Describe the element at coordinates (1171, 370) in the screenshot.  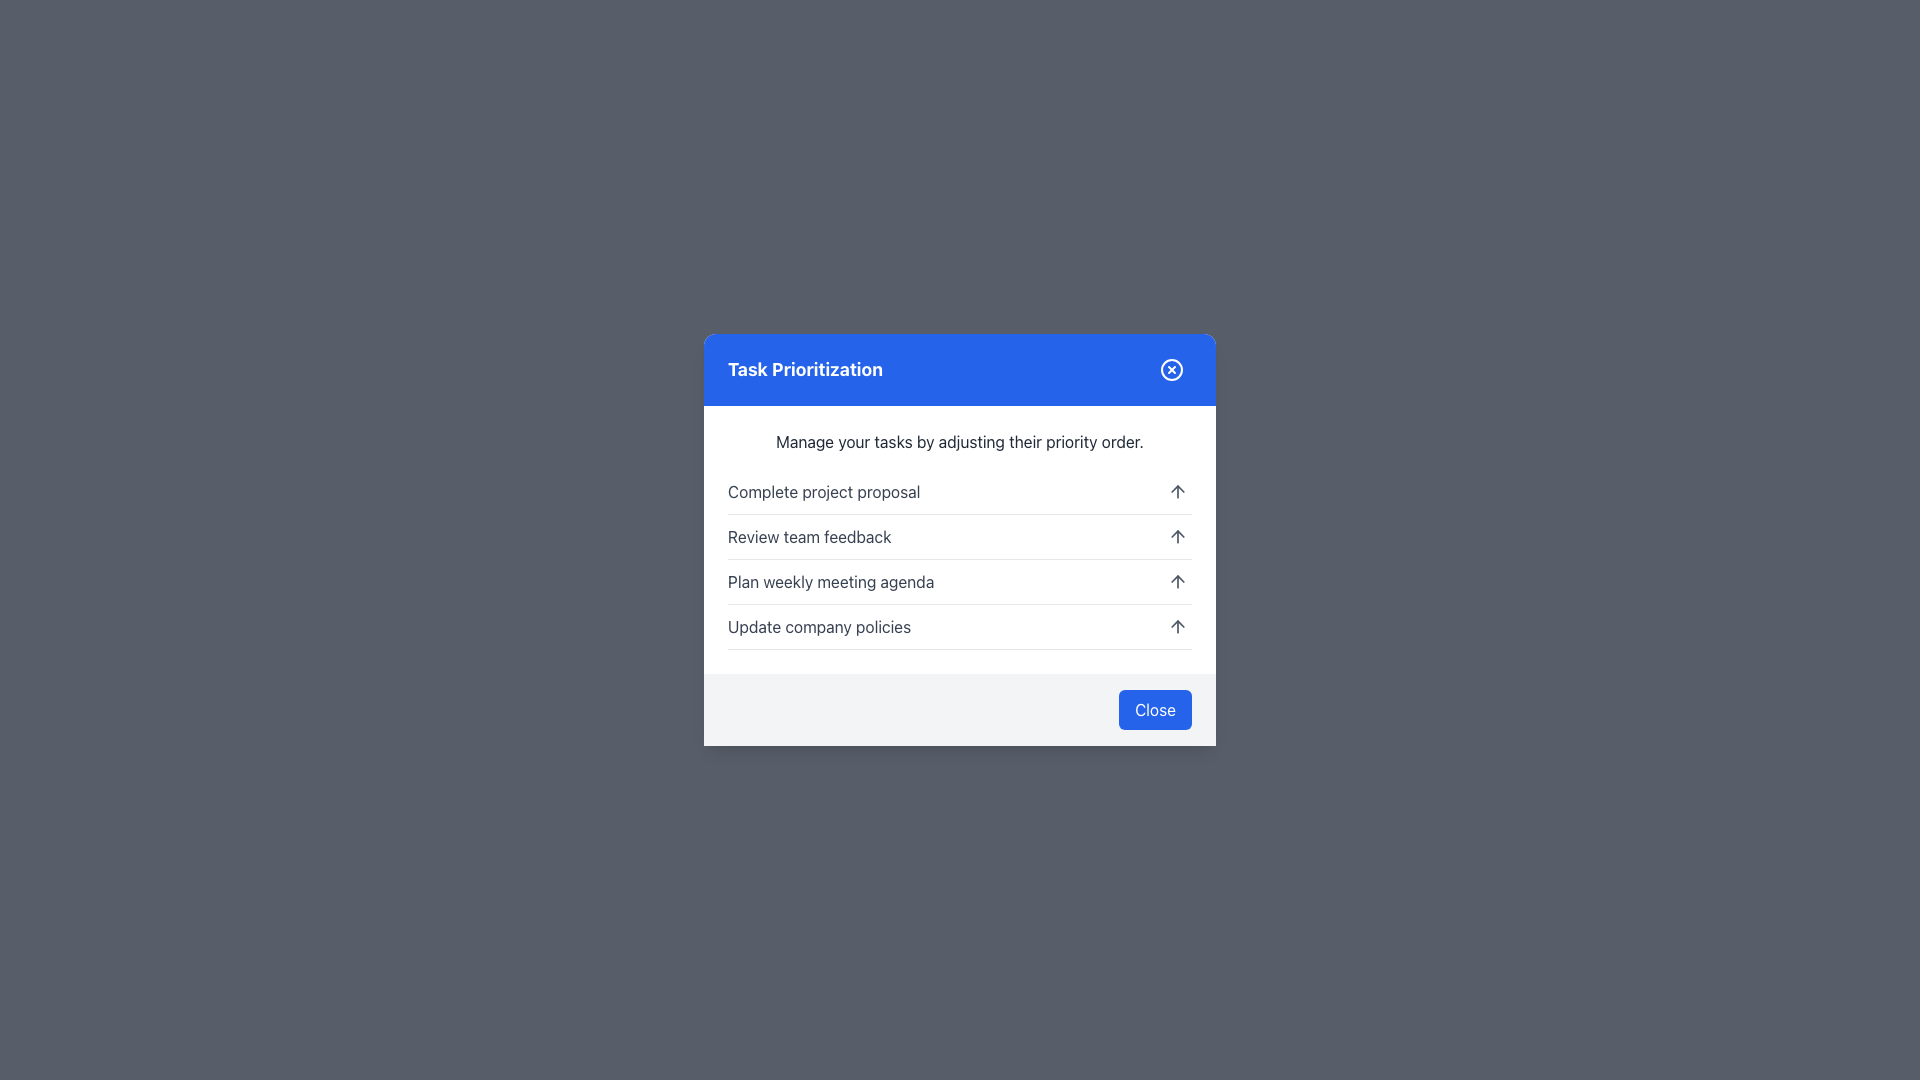
I see `the close button icon with an 'X'` at that location.